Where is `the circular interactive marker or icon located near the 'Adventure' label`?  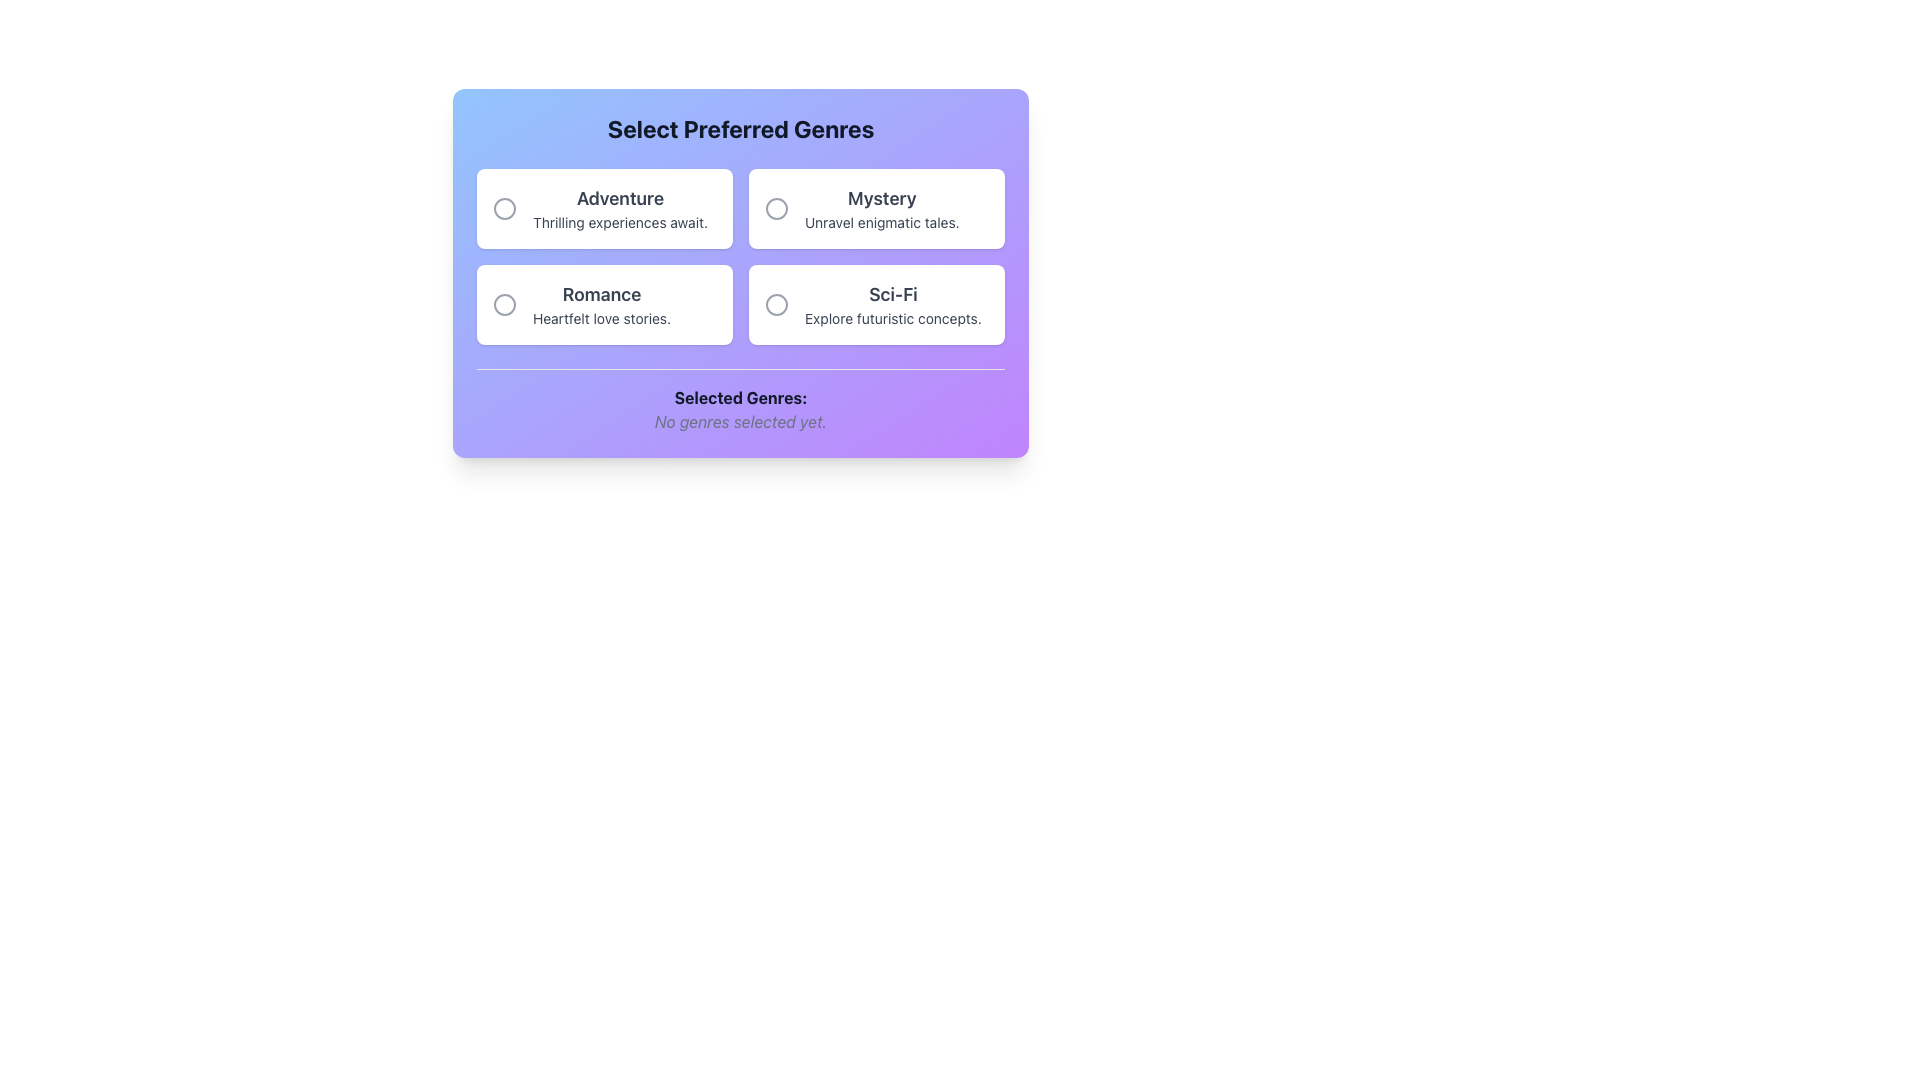
the circular interactive marker or icon located near the 'Adventure' label is located at coordinates (504, 208).